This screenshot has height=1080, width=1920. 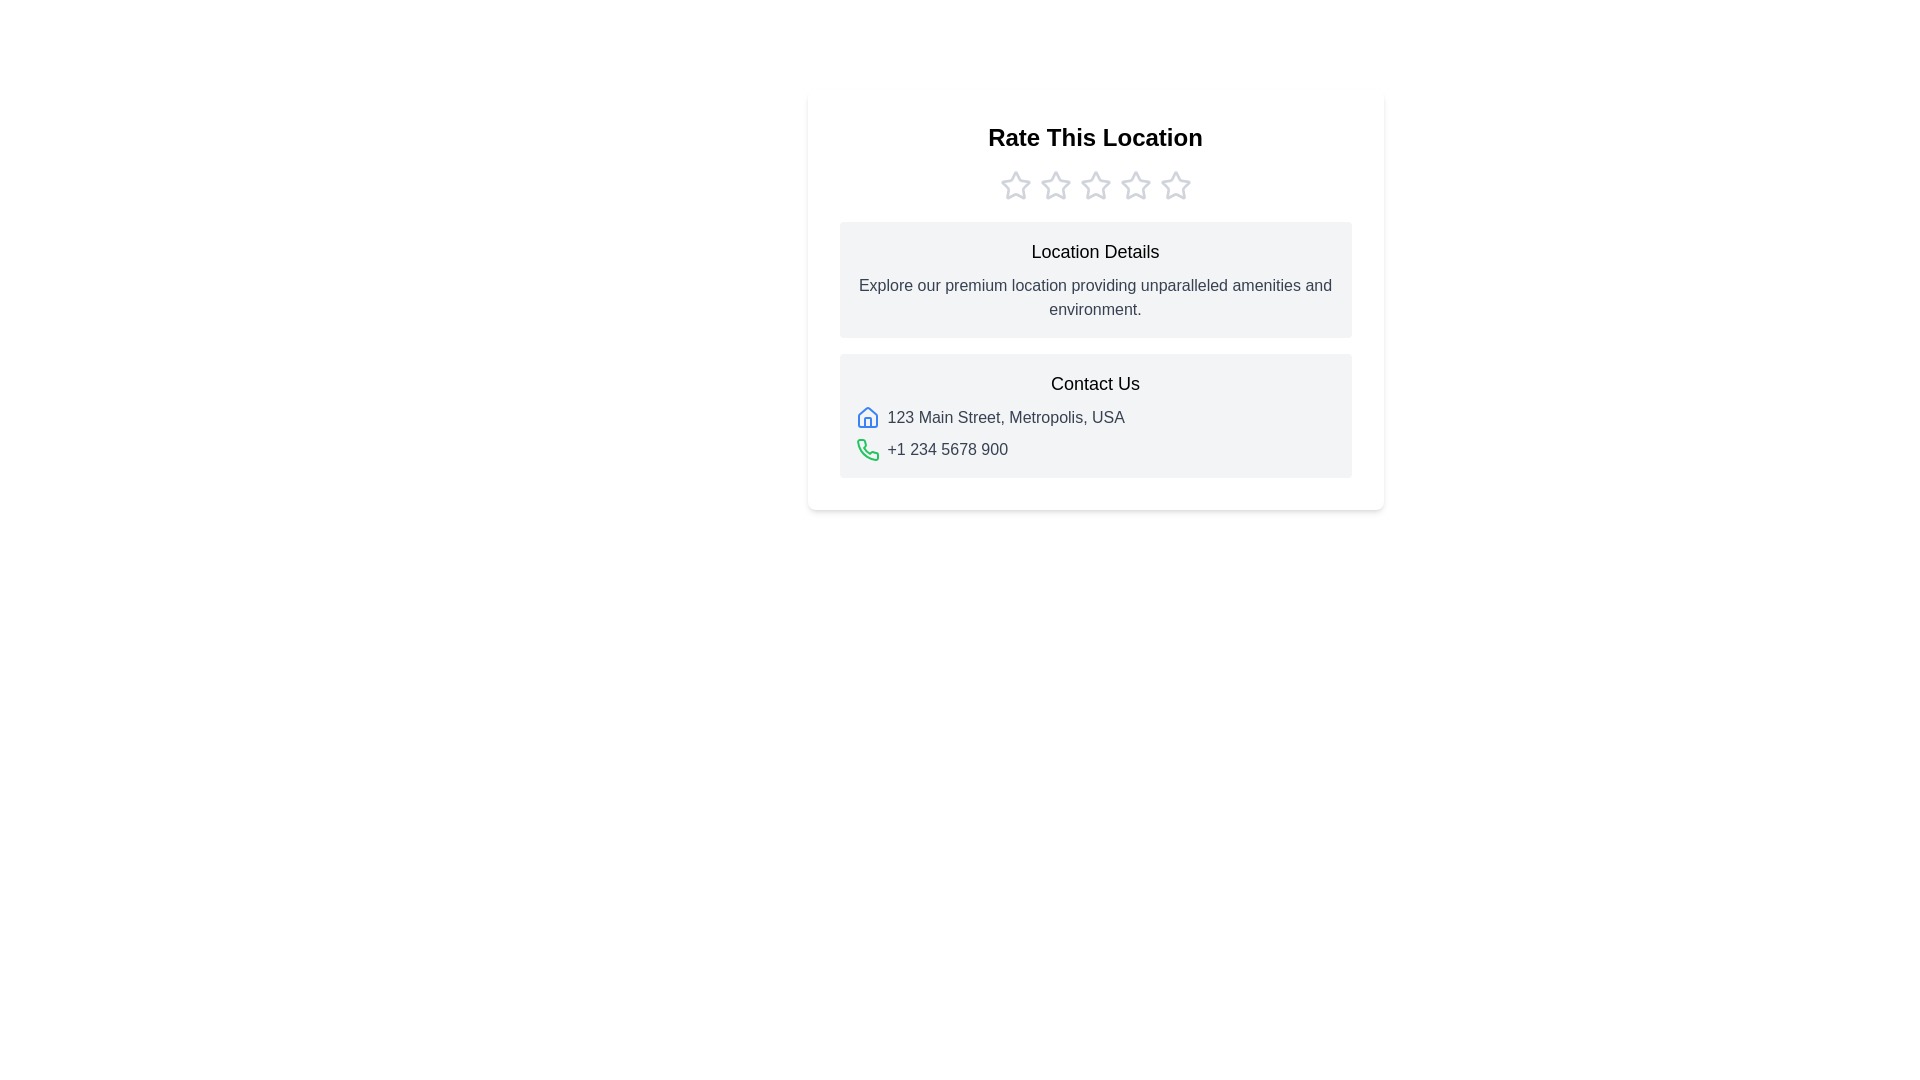 What do you see at coordinates (867, 416) in the screenshot?
I see `the address icon located to the left of the 'Contact Us' section, adjacent to the address '123 Main Street, Metropolis, USA'` at bounding box center [867, 416].